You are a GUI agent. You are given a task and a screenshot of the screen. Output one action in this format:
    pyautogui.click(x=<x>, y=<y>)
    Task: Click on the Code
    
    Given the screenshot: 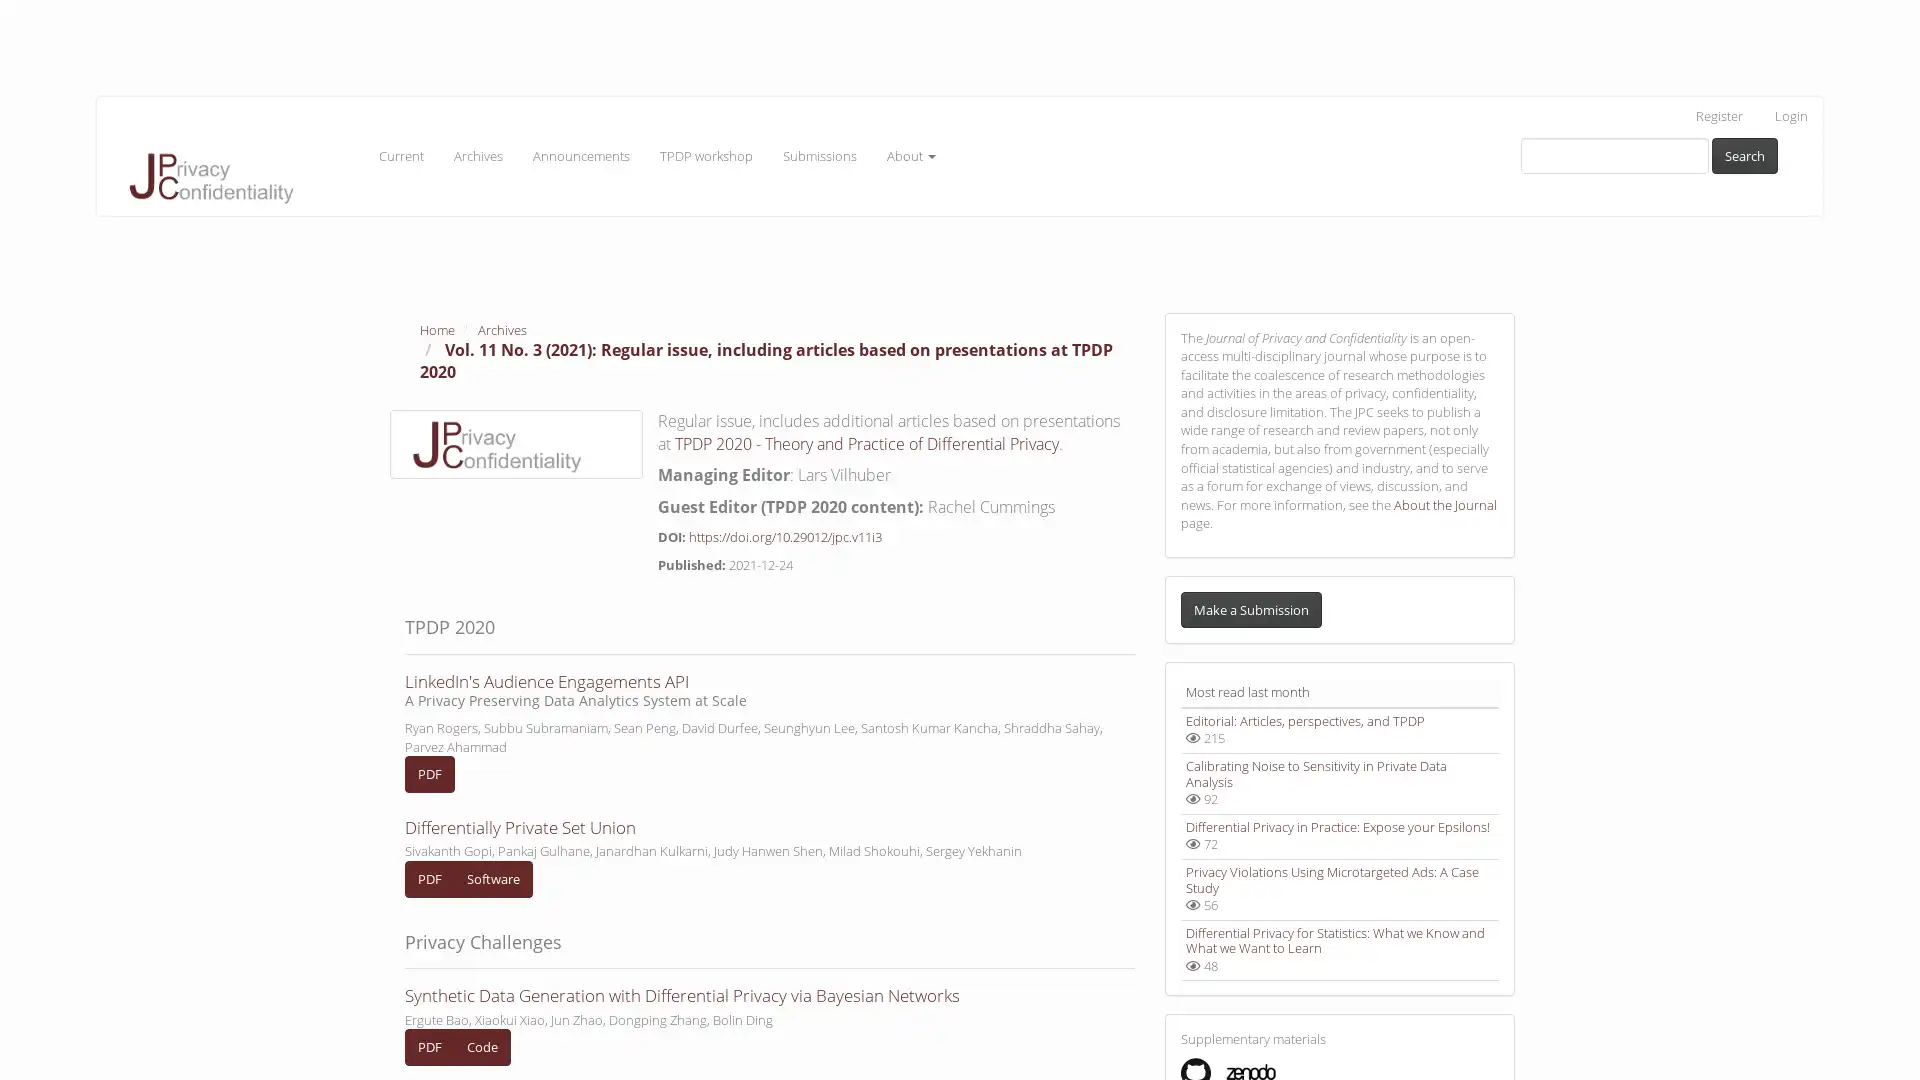 What is the action you would take?
    pyautogui.click(x=482, y=1045)
    